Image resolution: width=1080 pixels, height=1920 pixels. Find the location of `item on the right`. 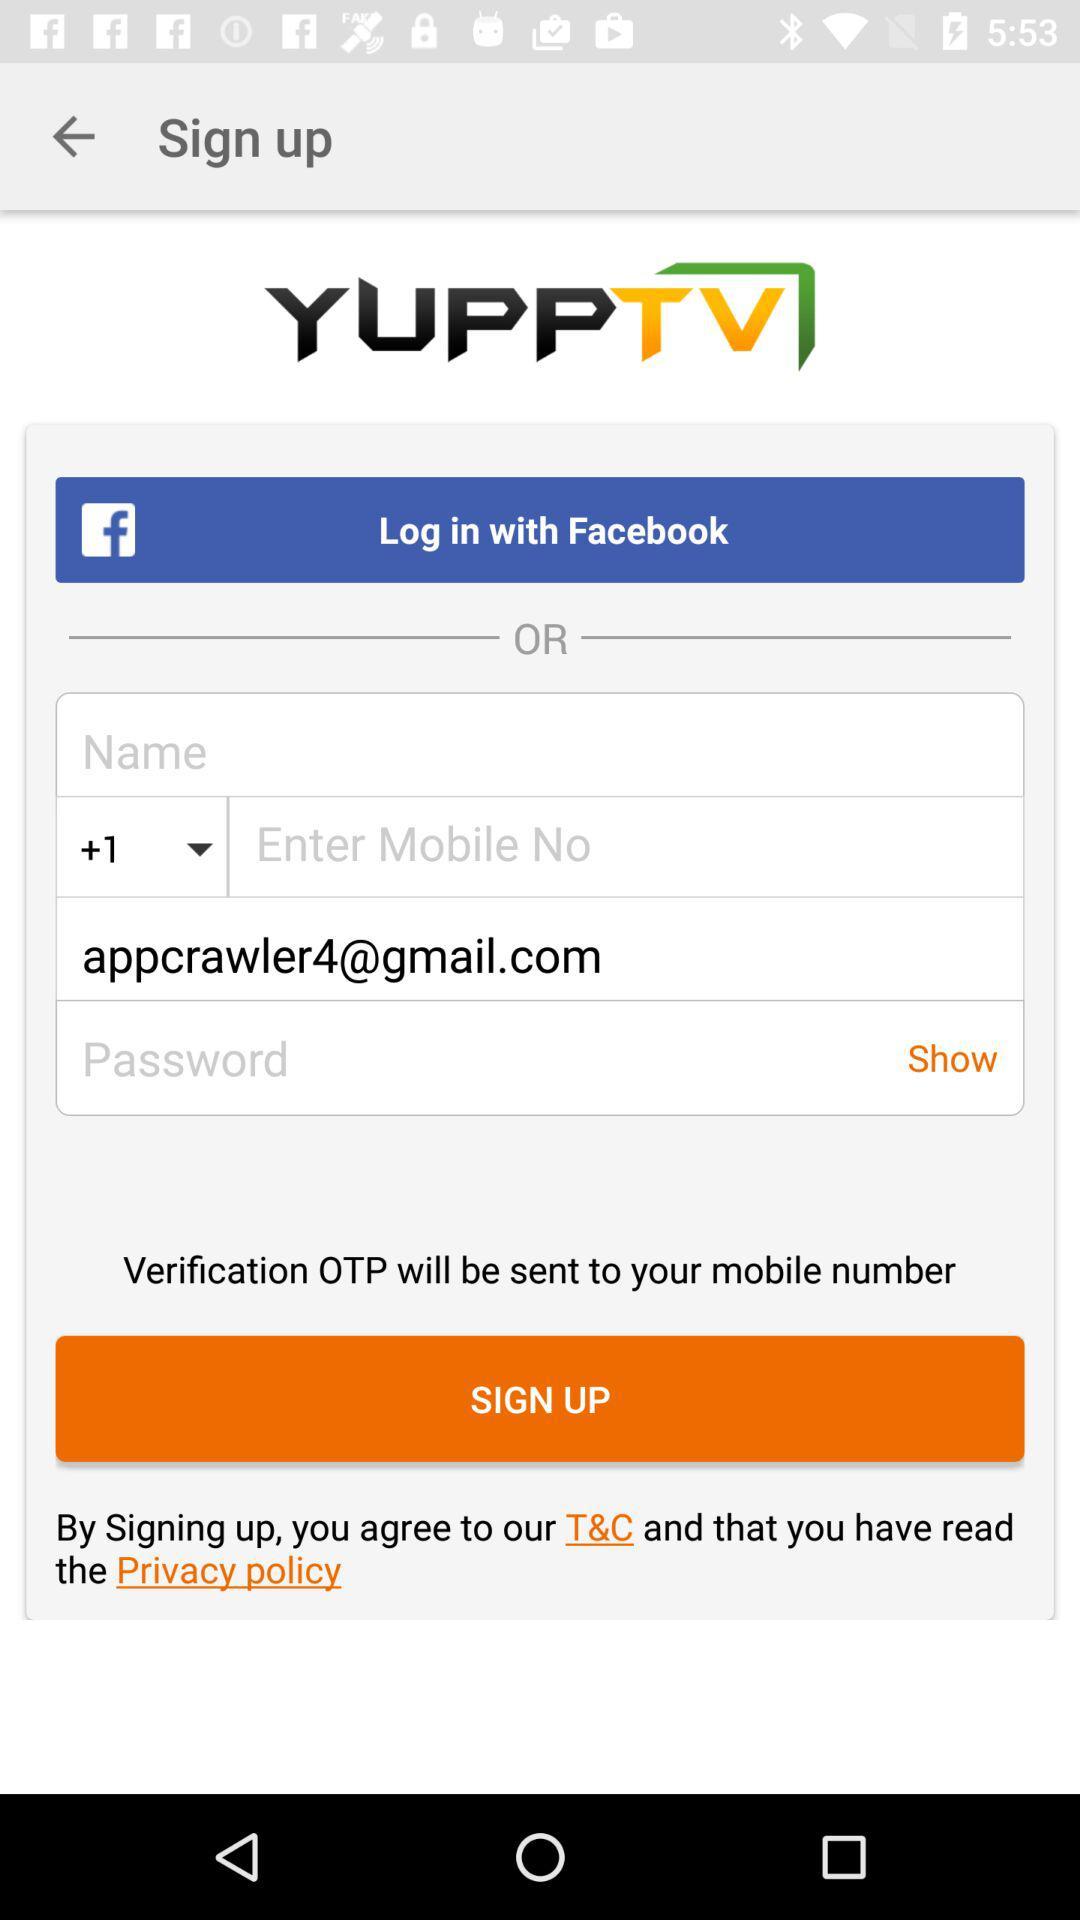

item on the right is located at coordinates (951, 1056).